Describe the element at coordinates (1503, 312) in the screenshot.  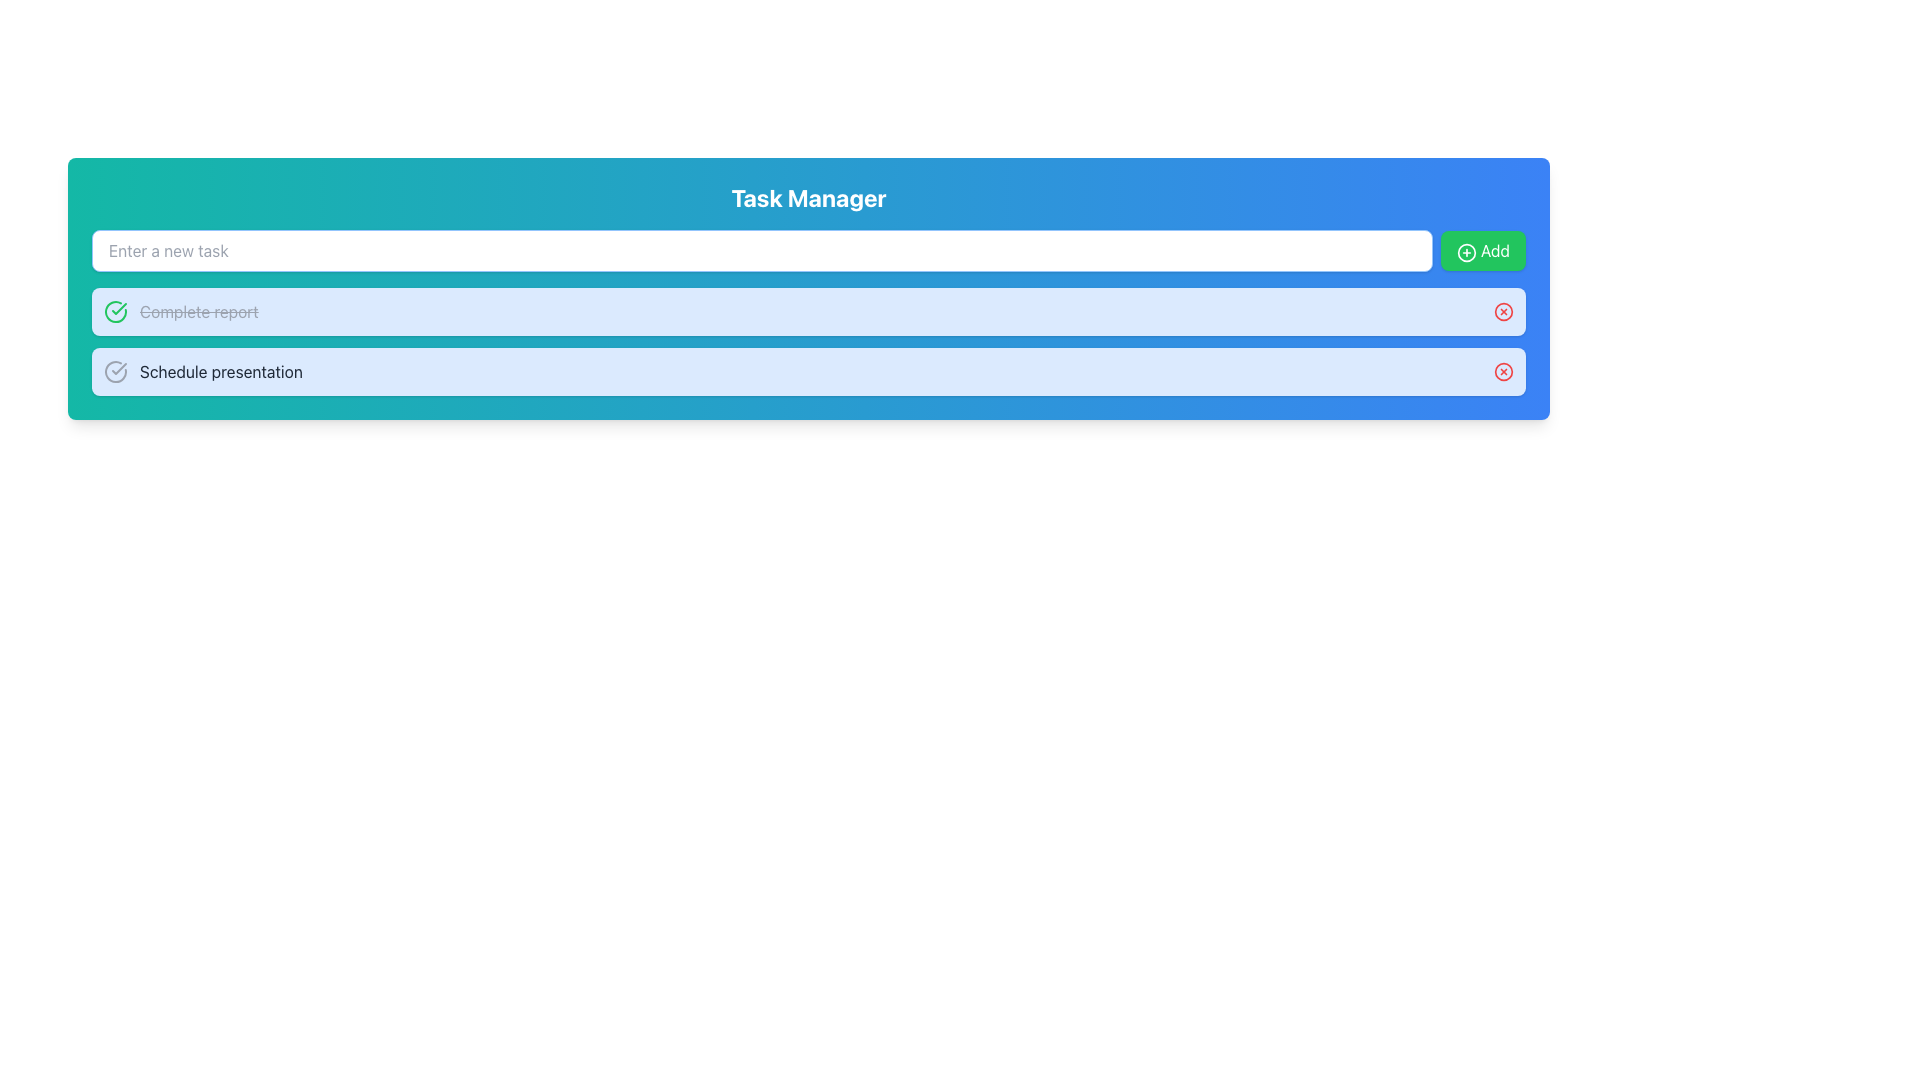
I see `the Circle element in the SVG group indicating an action next to the text 'Complete report' in the task list` at that location.